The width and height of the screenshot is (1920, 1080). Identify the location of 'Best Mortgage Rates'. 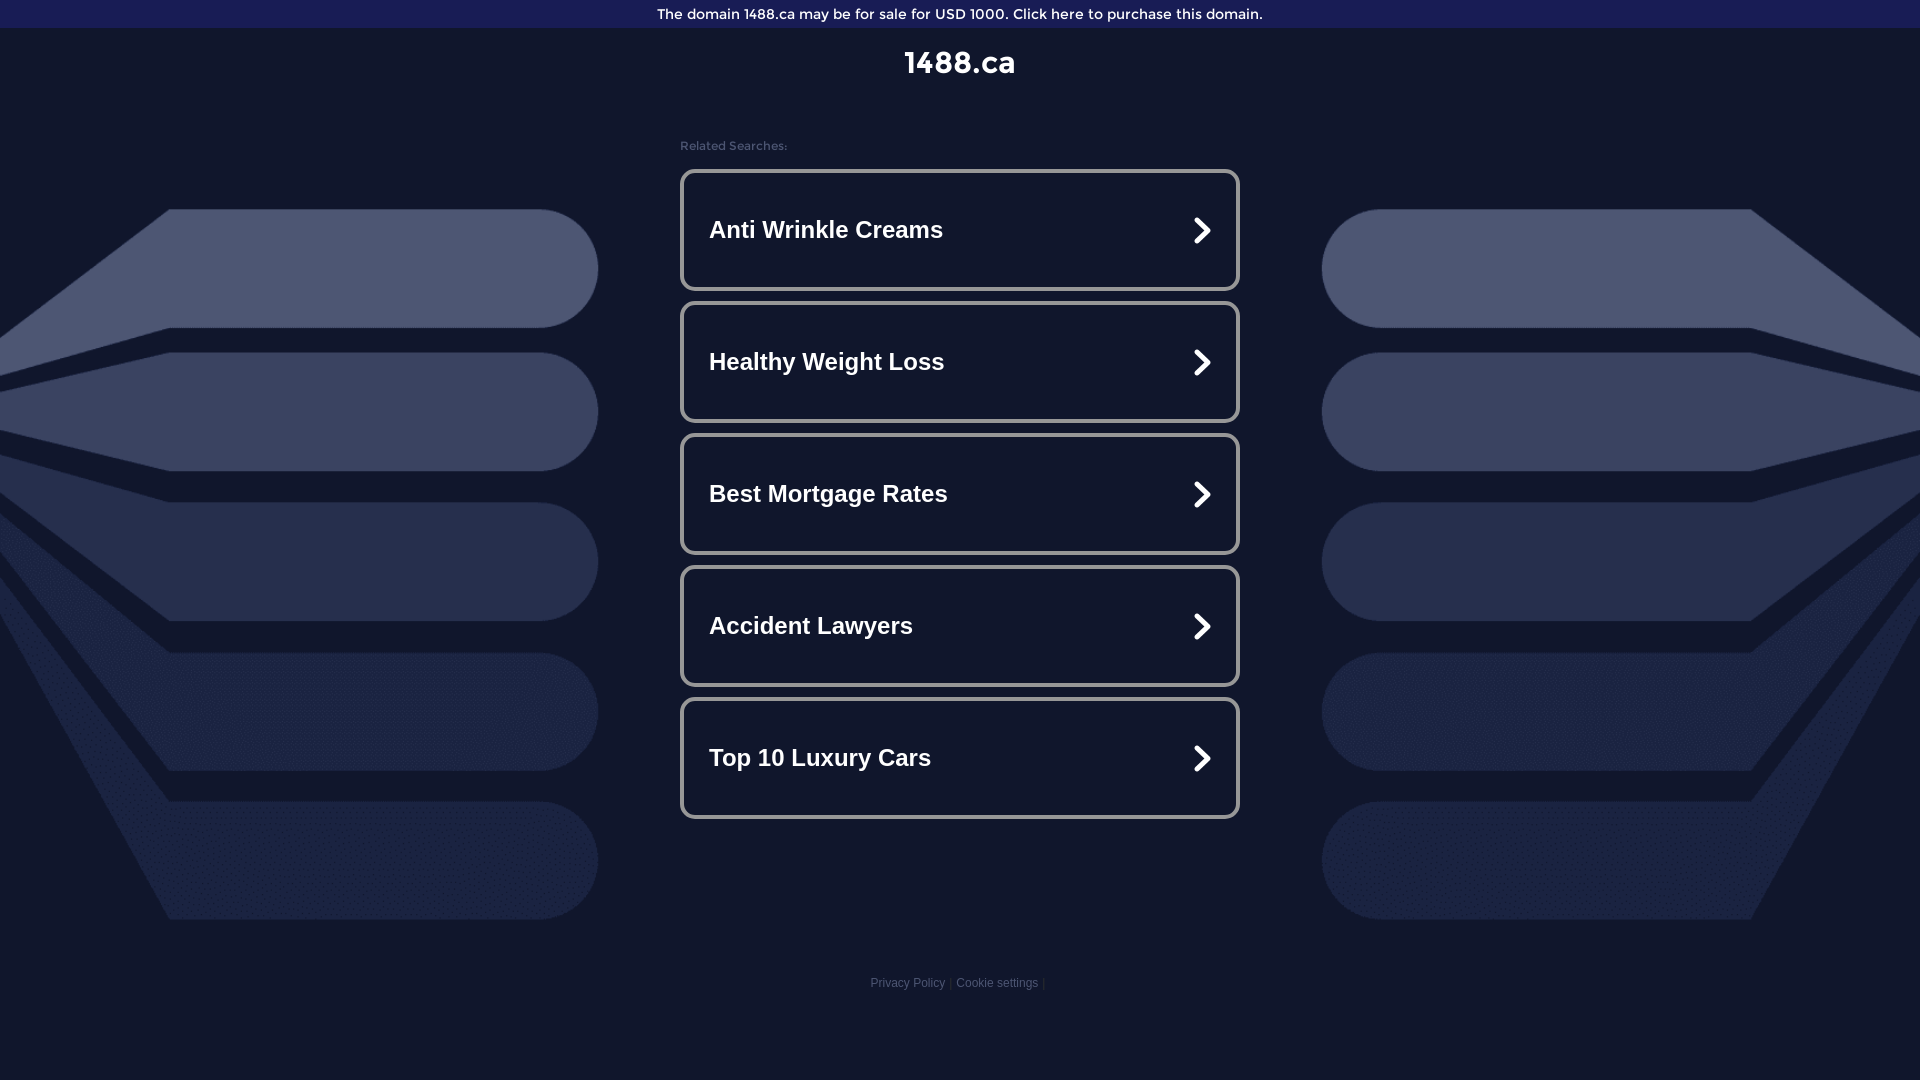
(960, 493).